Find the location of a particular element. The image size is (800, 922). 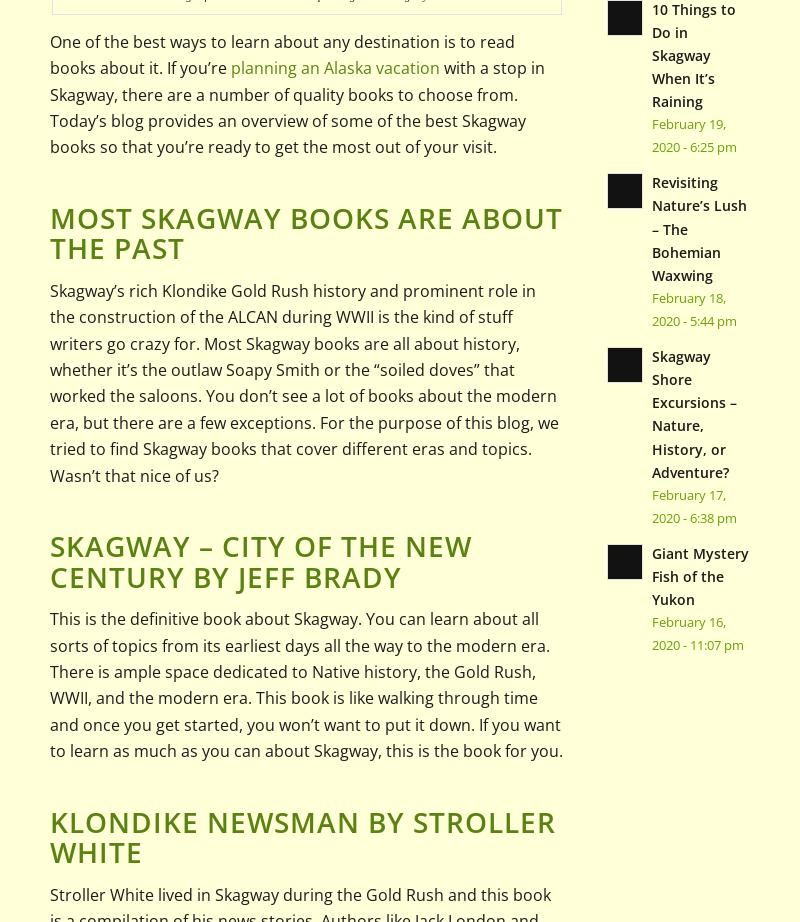

'February 17, 2020 - 6:38 pm' is located at coordinates (649, 505).